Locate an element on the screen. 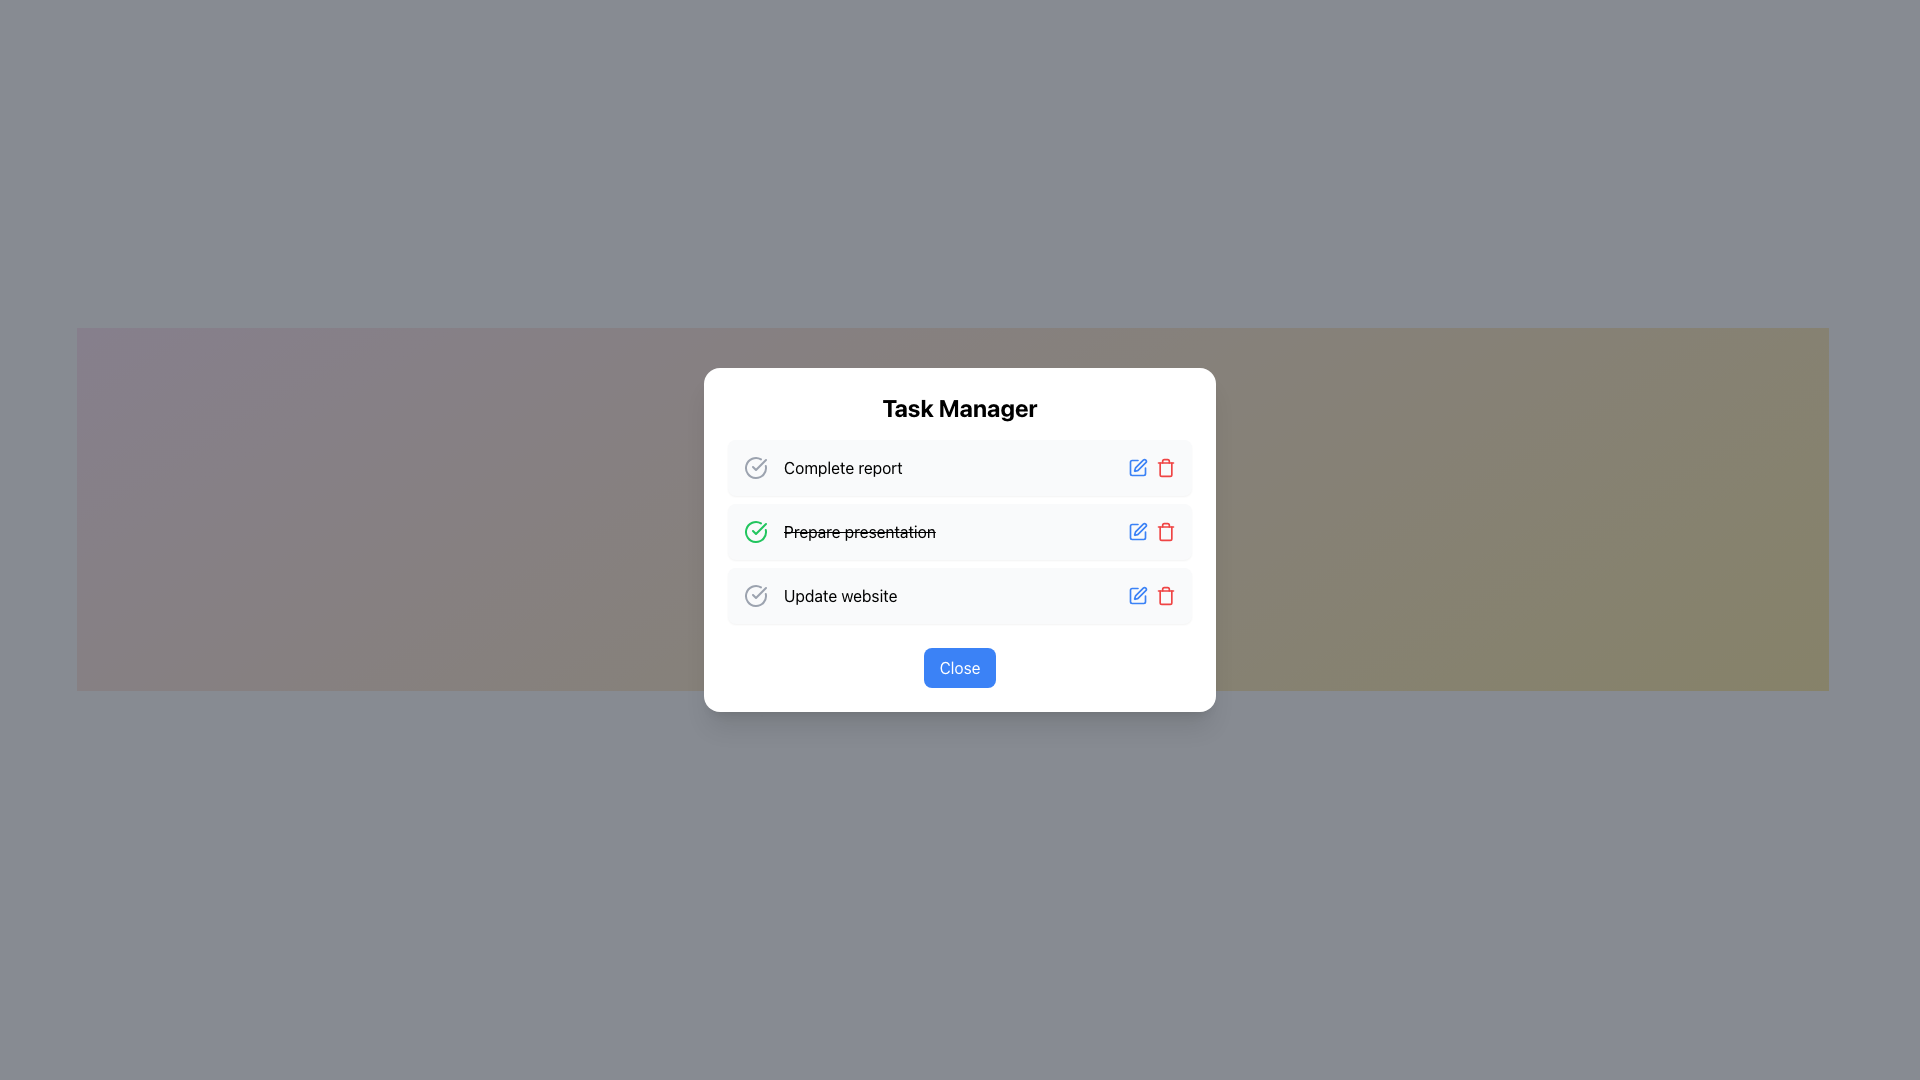  the blue 'Close' button located at the bottom center of the dialog box is located at coordinates (960, 667).